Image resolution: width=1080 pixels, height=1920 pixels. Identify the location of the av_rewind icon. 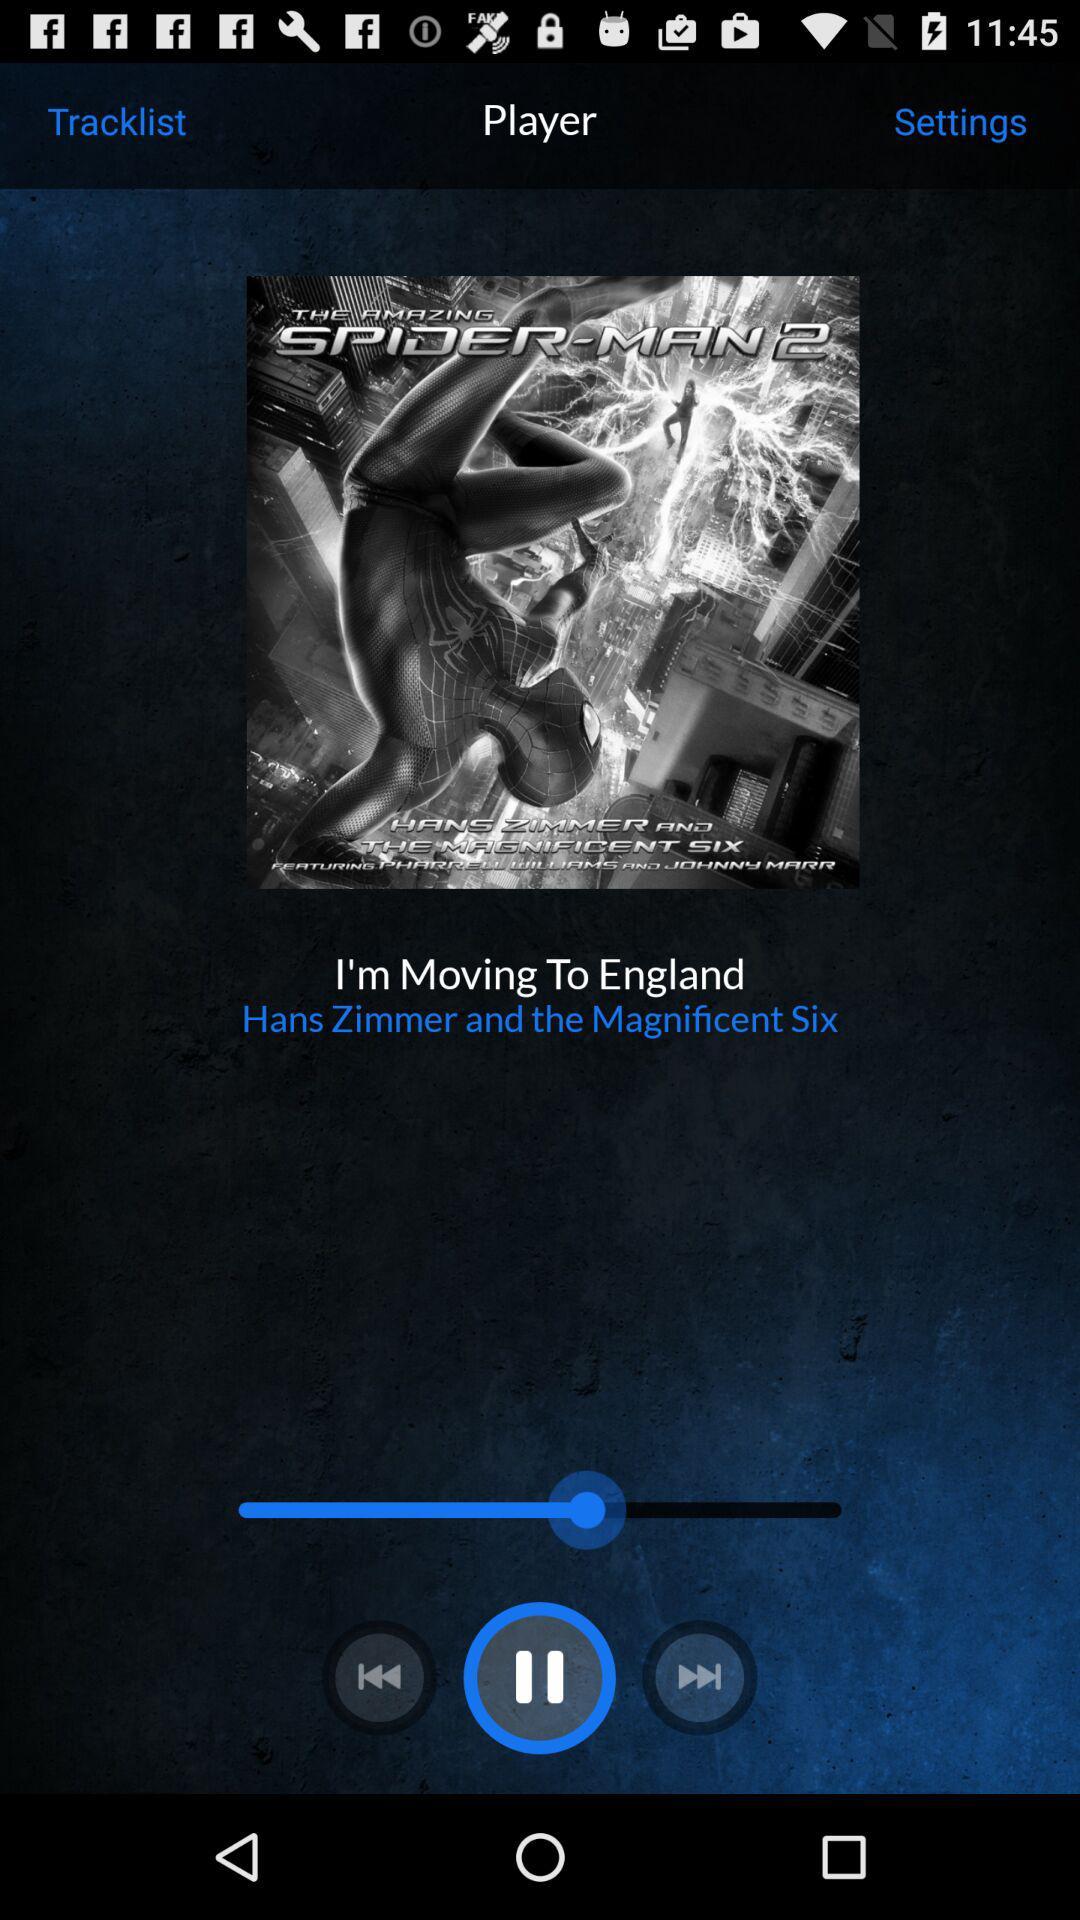
(379, 1795).